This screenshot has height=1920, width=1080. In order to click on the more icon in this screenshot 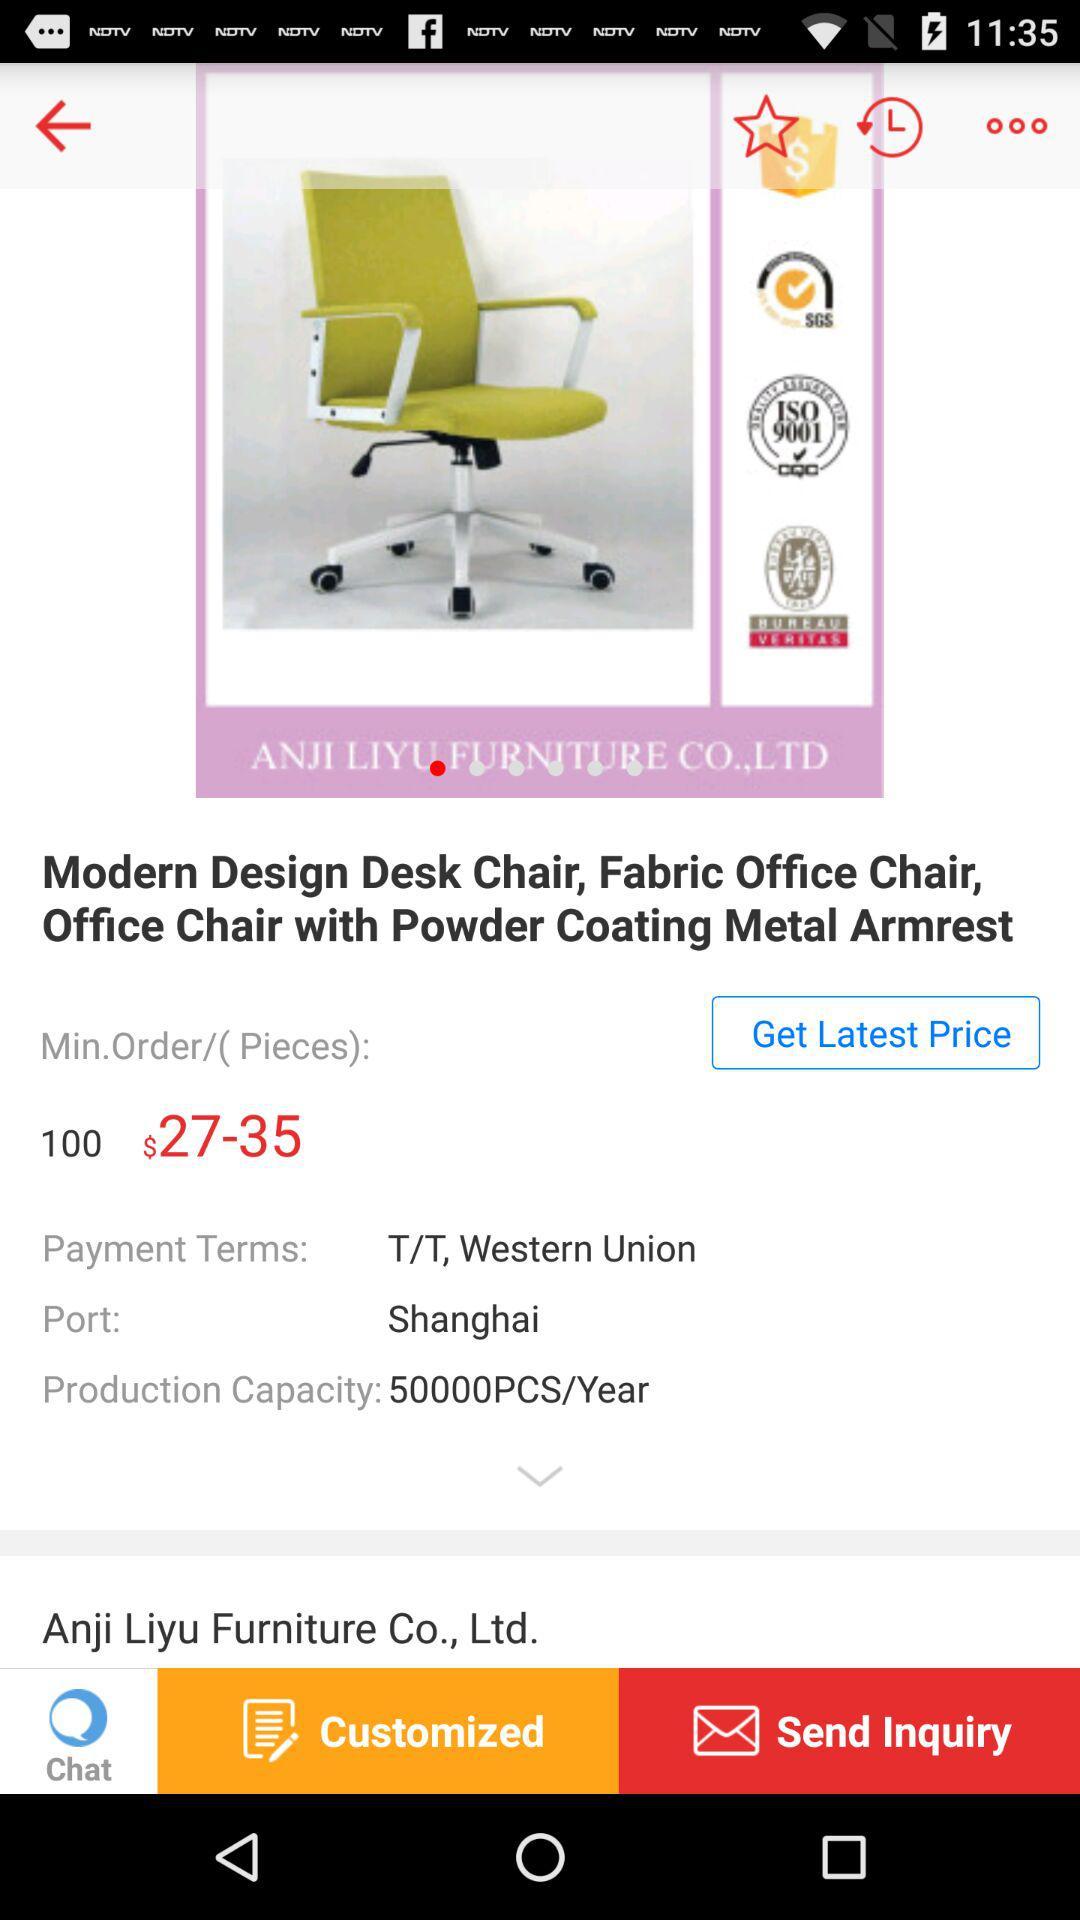, I will do `click(1017, 133)`.